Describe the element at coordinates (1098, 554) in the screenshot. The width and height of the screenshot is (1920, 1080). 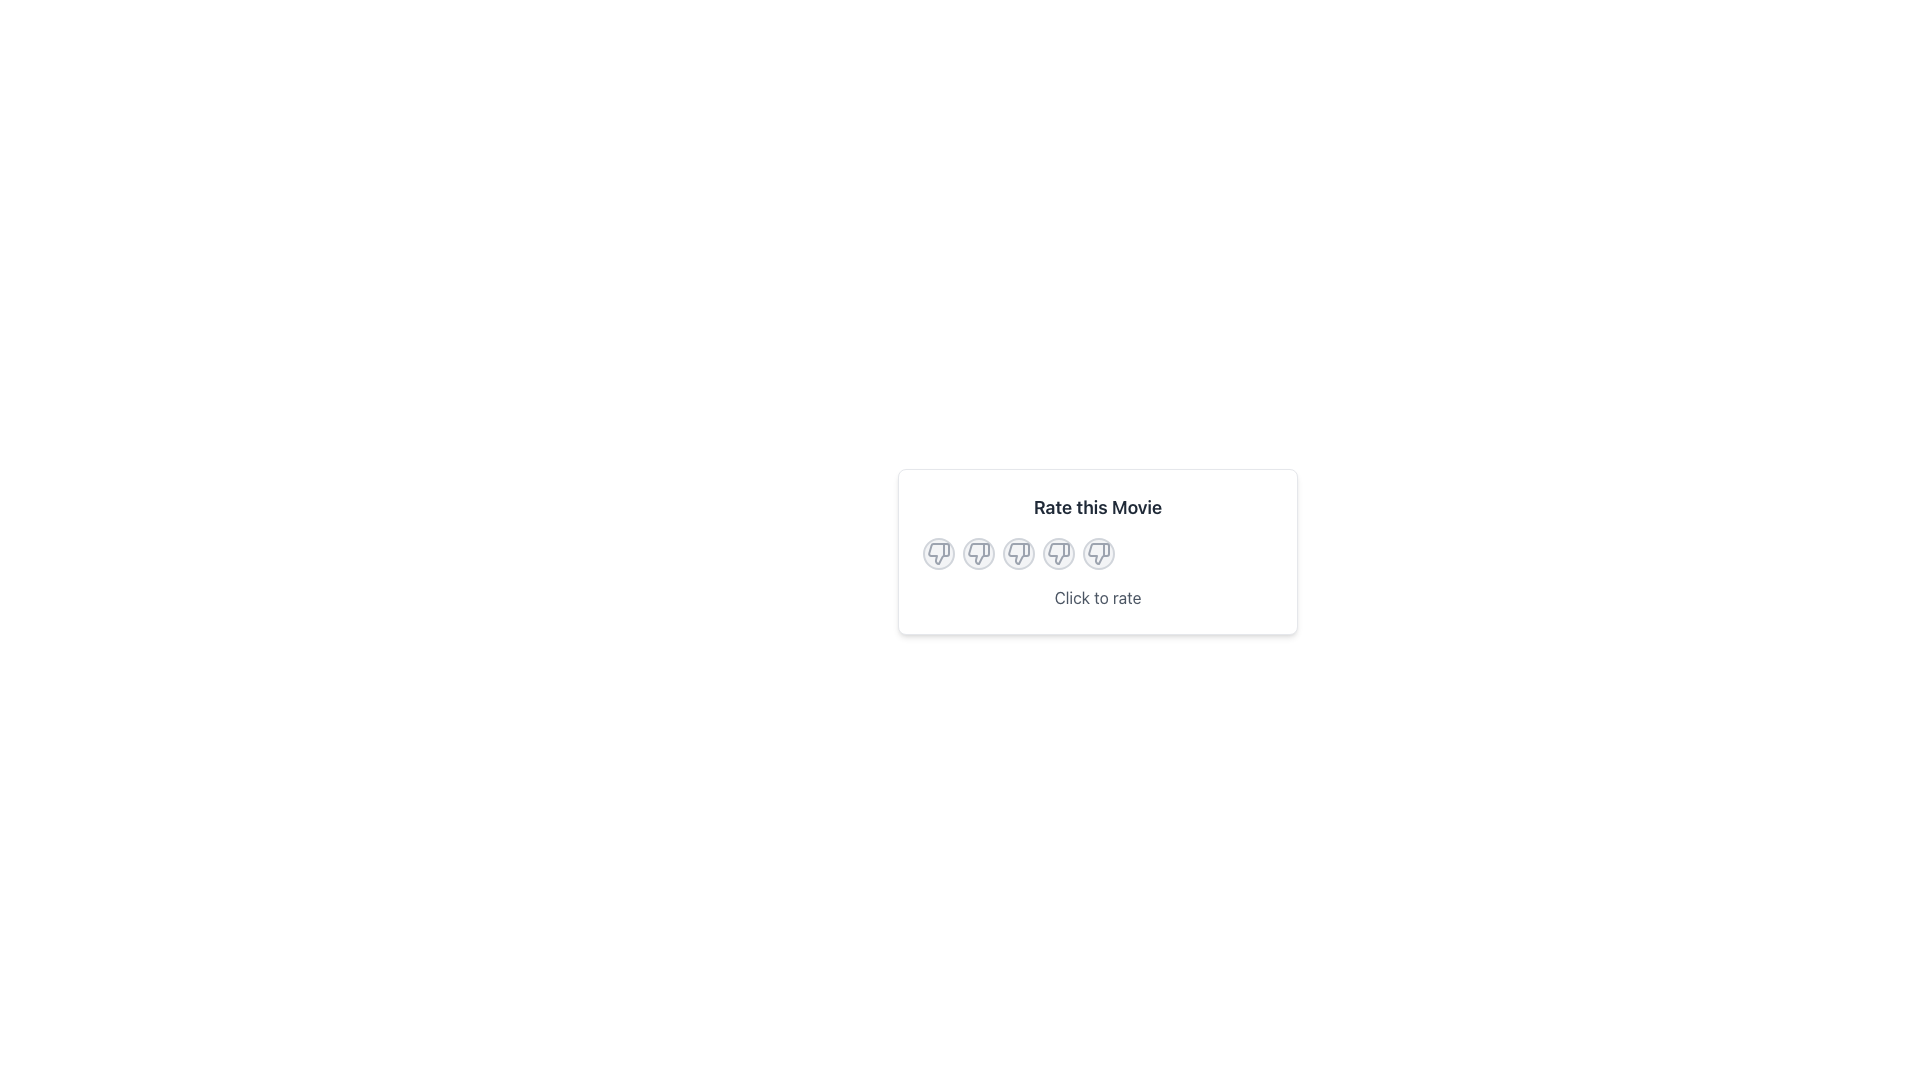
I see `the fifth thumbs-down SVG graphic icon in the bottom right panel` at that location.